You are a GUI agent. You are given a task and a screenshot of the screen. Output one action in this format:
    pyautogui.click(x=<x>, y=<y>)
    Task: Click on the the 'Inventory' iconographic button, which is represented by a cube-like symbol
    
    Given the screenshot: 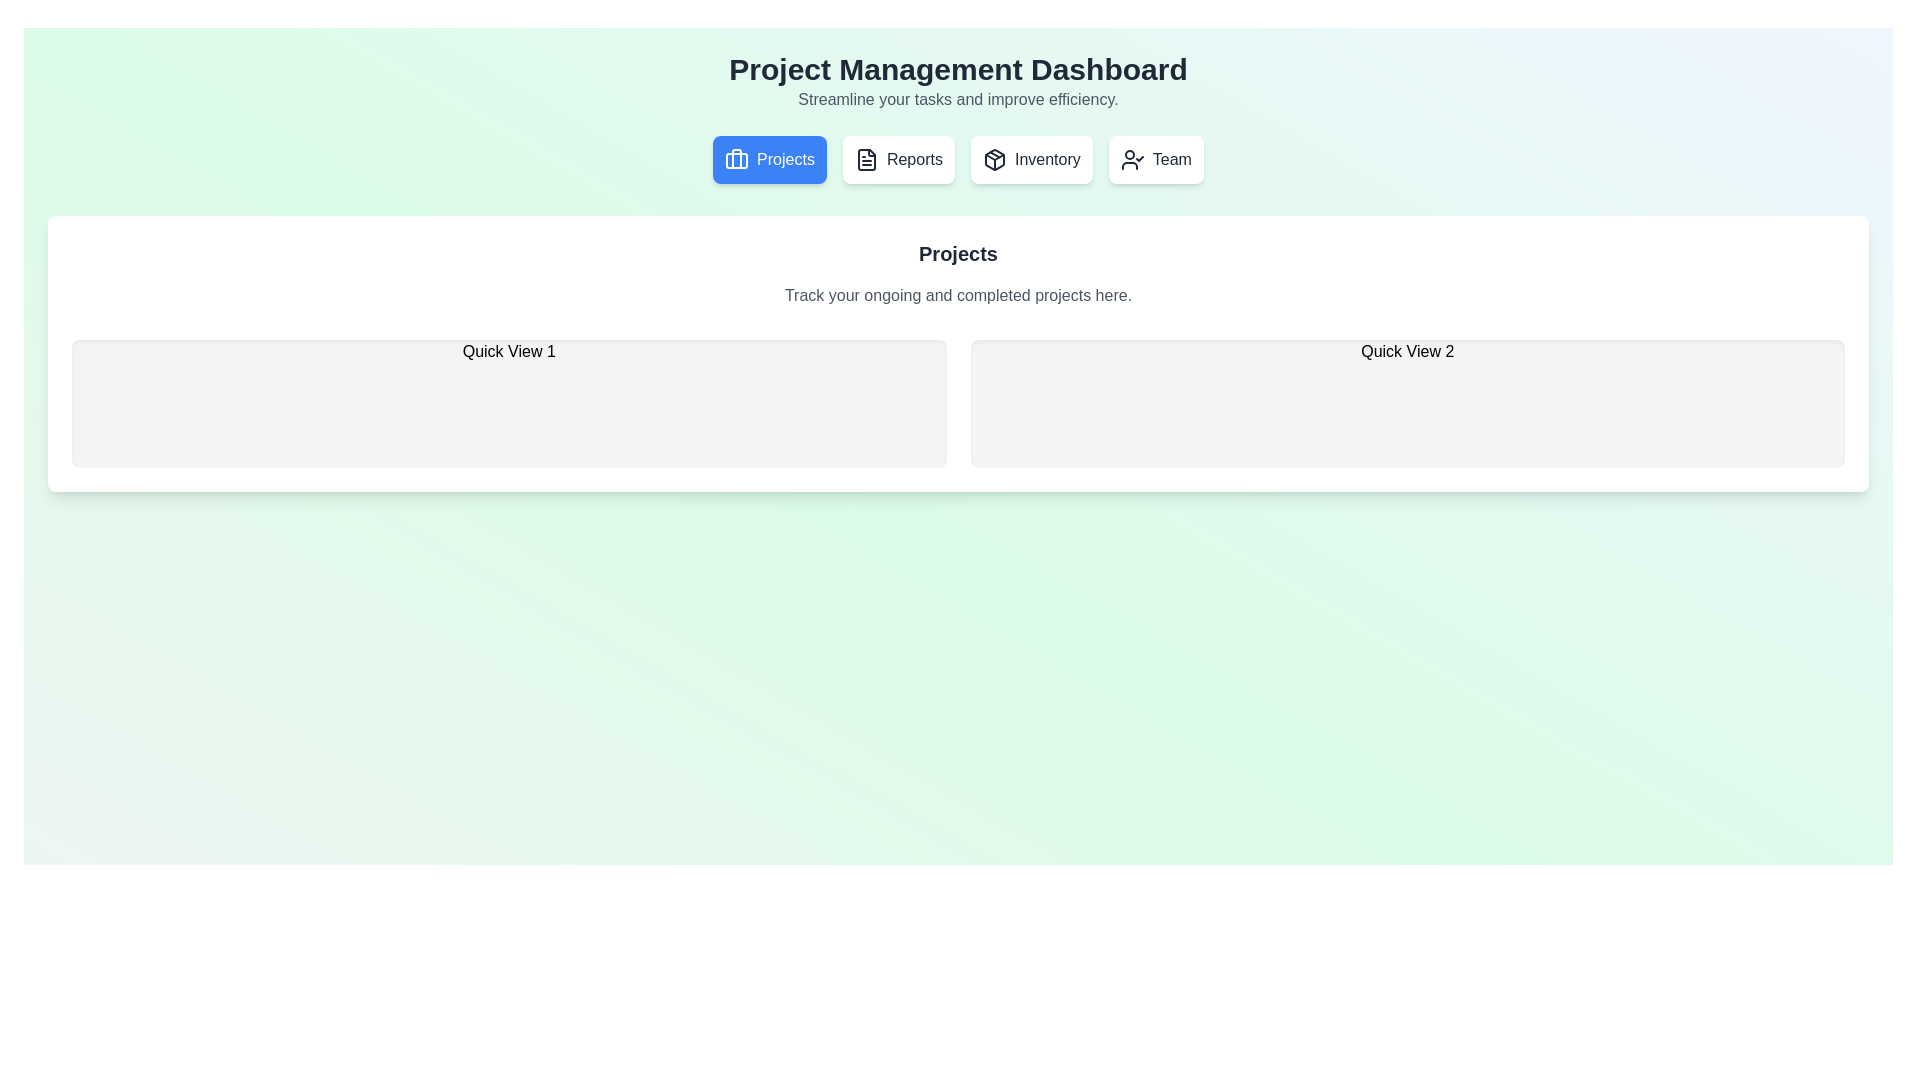 What is the action you would take?
    pyautogui.click(x=994, y=158)
    